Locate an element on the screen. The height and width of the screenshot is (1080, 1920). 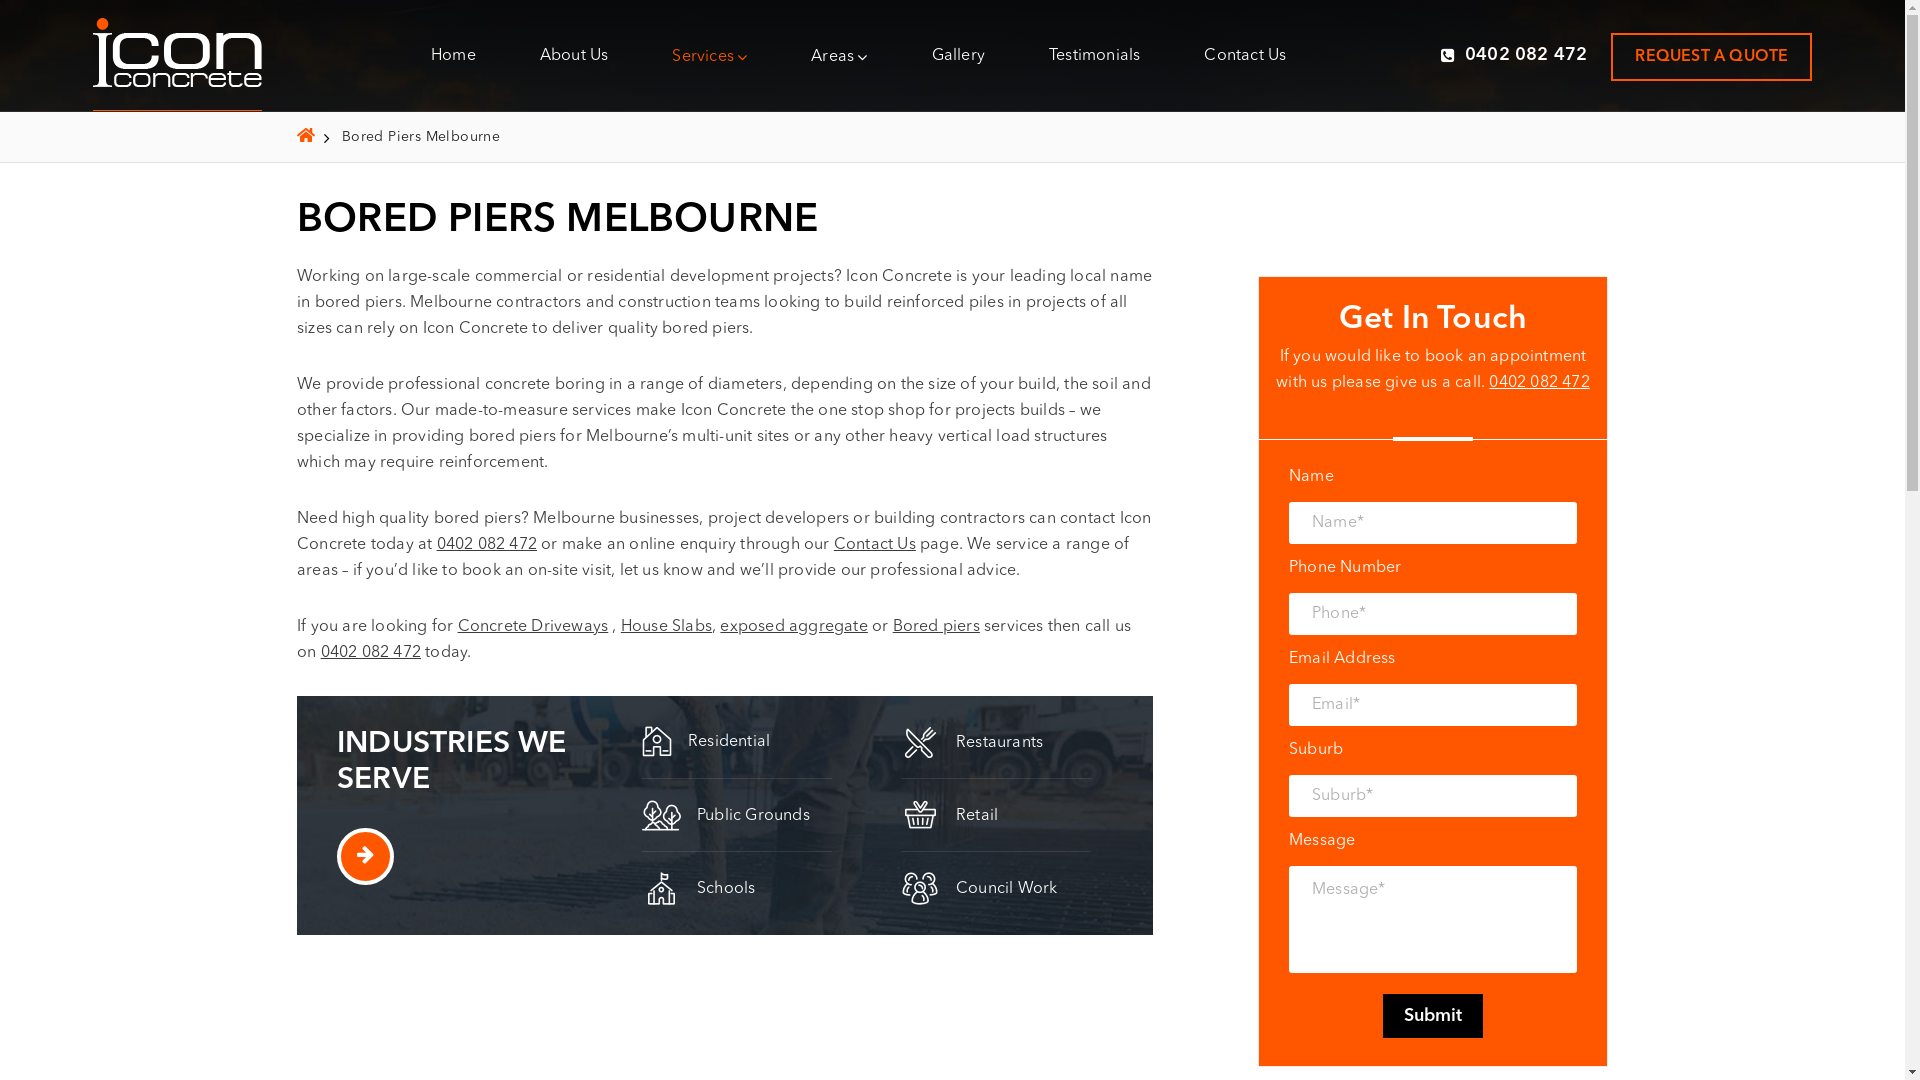
'Submit' is located at coordinates (1432, 1015).